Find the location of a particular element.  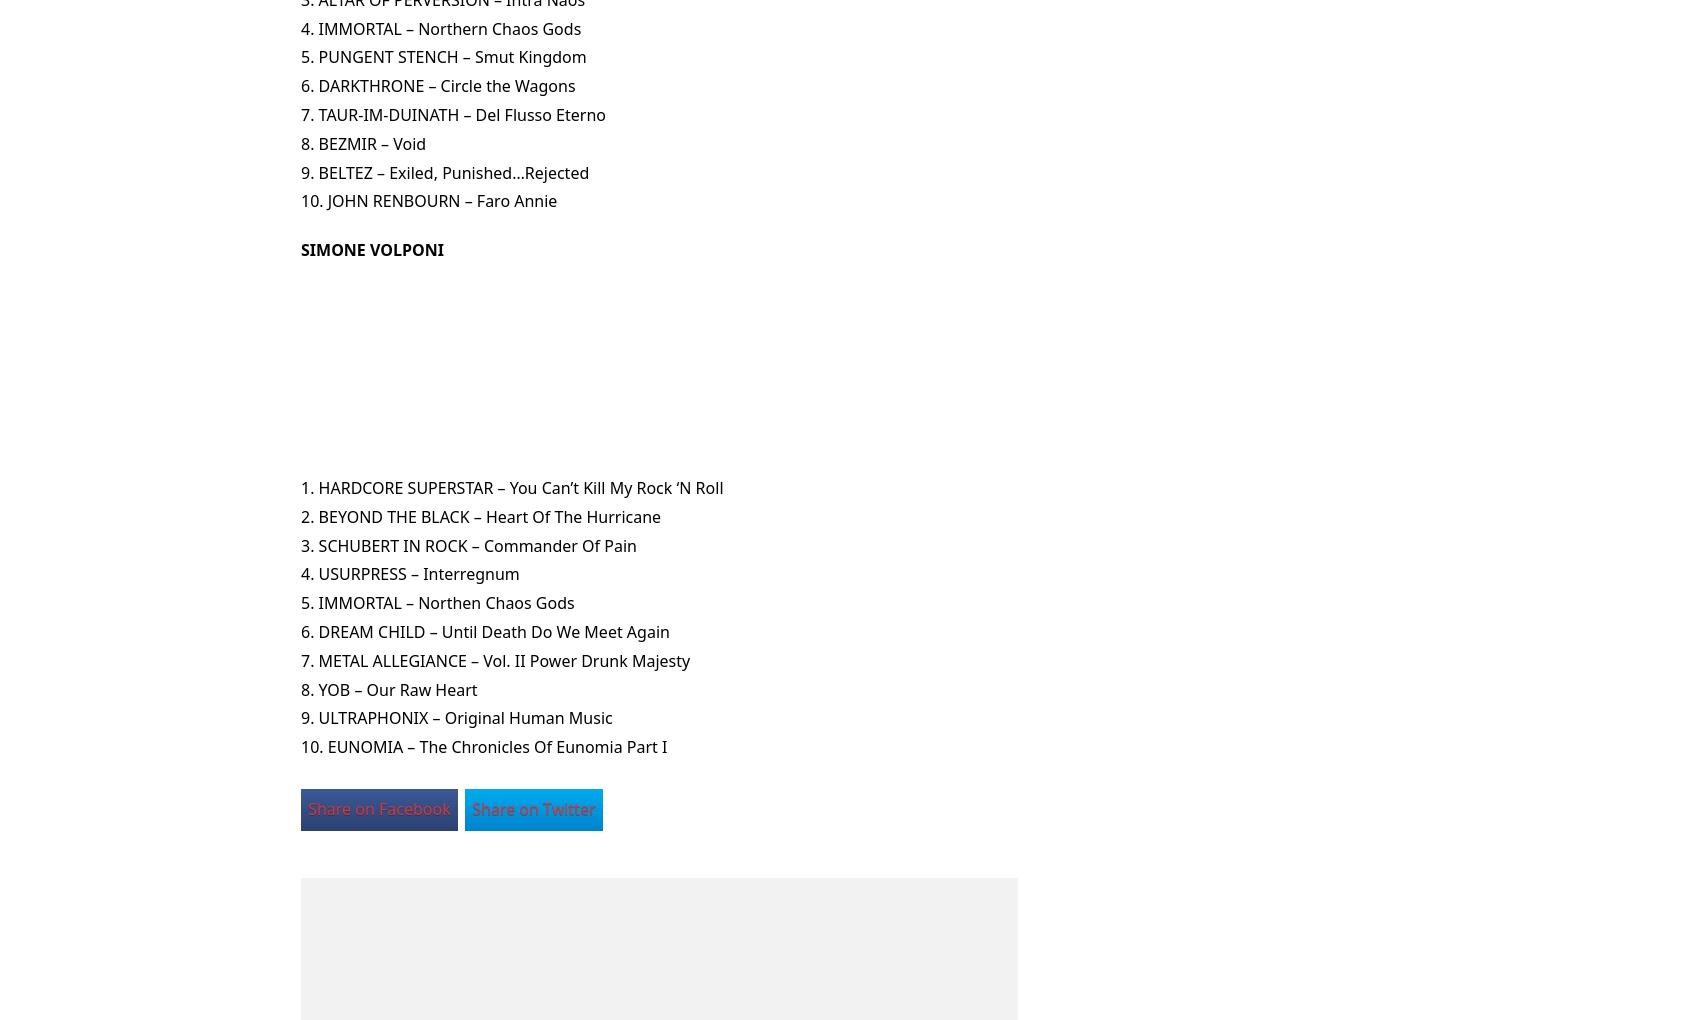

'Share on Facebook' is located at coordinates (306, 808).